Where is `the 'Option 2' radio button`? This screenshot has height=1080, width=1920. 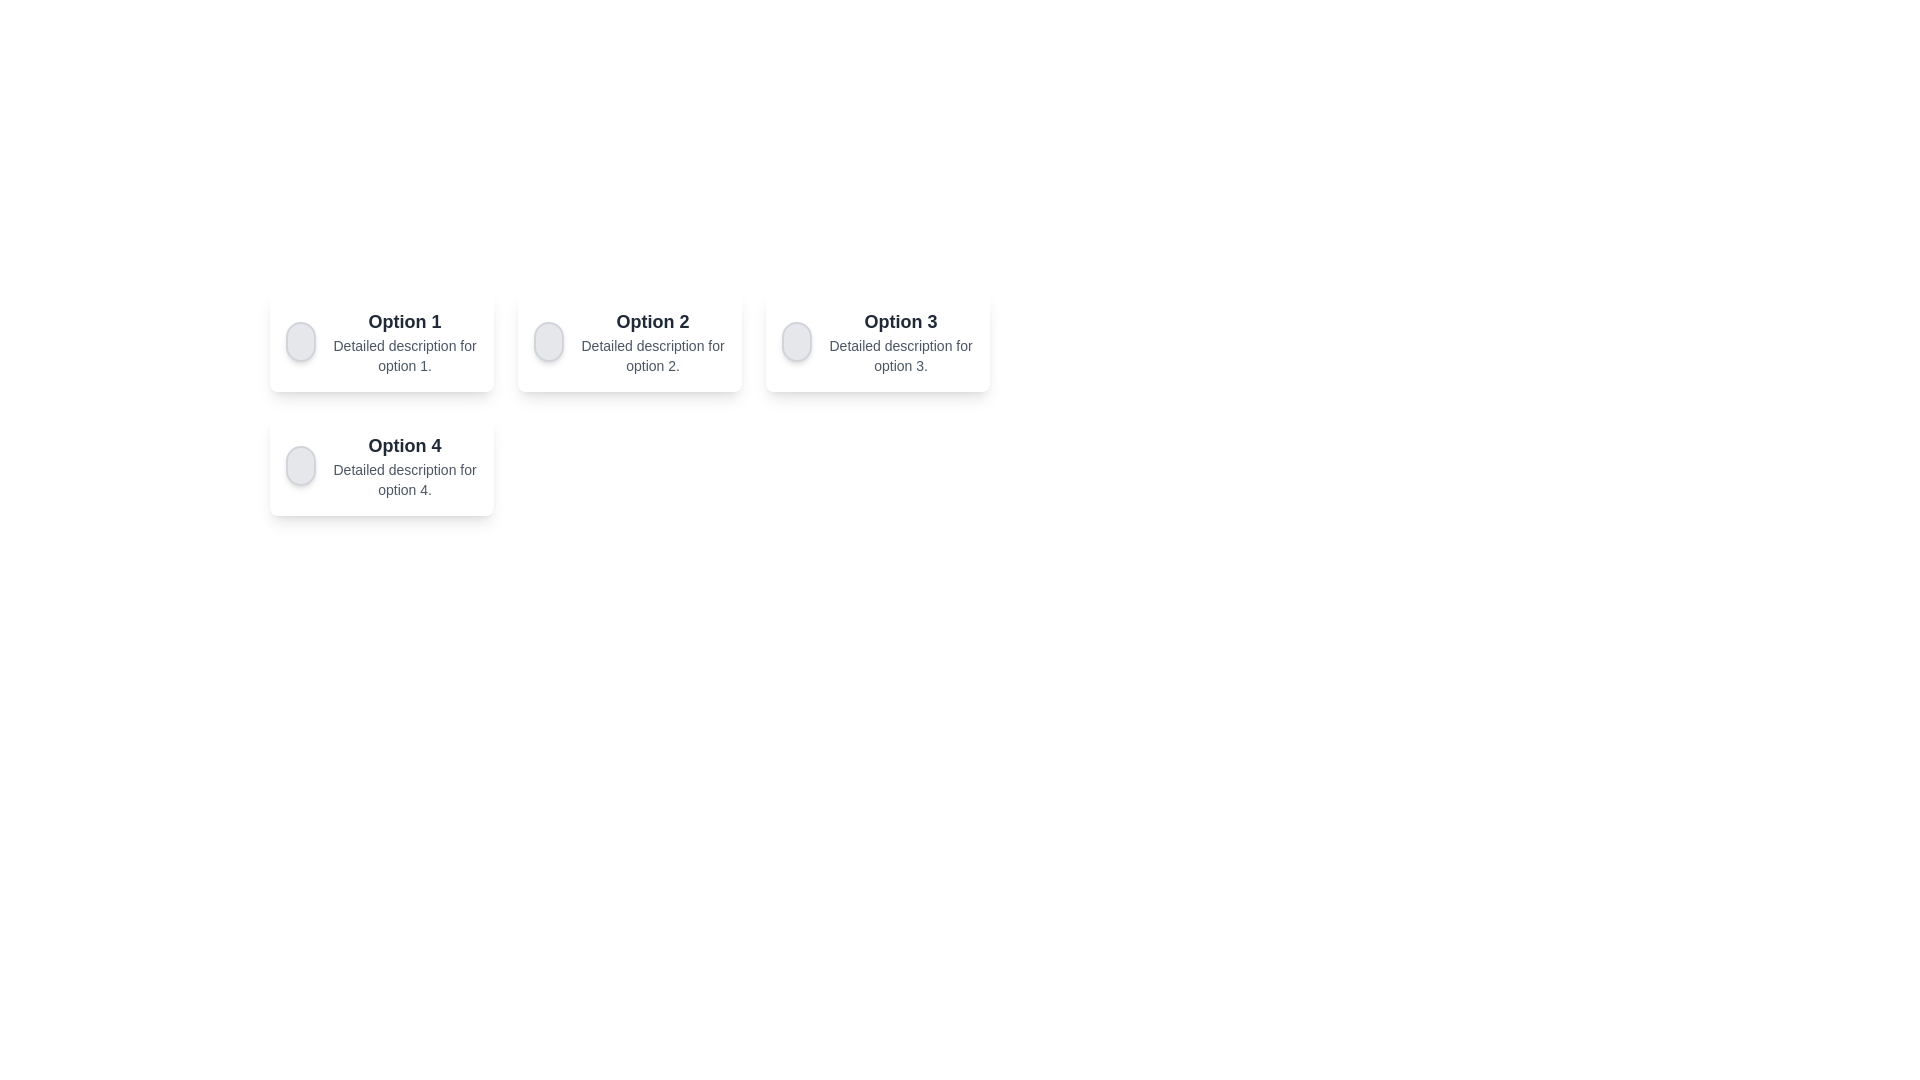 the 'Option 2' radio button is located at coordinates (549, 341).